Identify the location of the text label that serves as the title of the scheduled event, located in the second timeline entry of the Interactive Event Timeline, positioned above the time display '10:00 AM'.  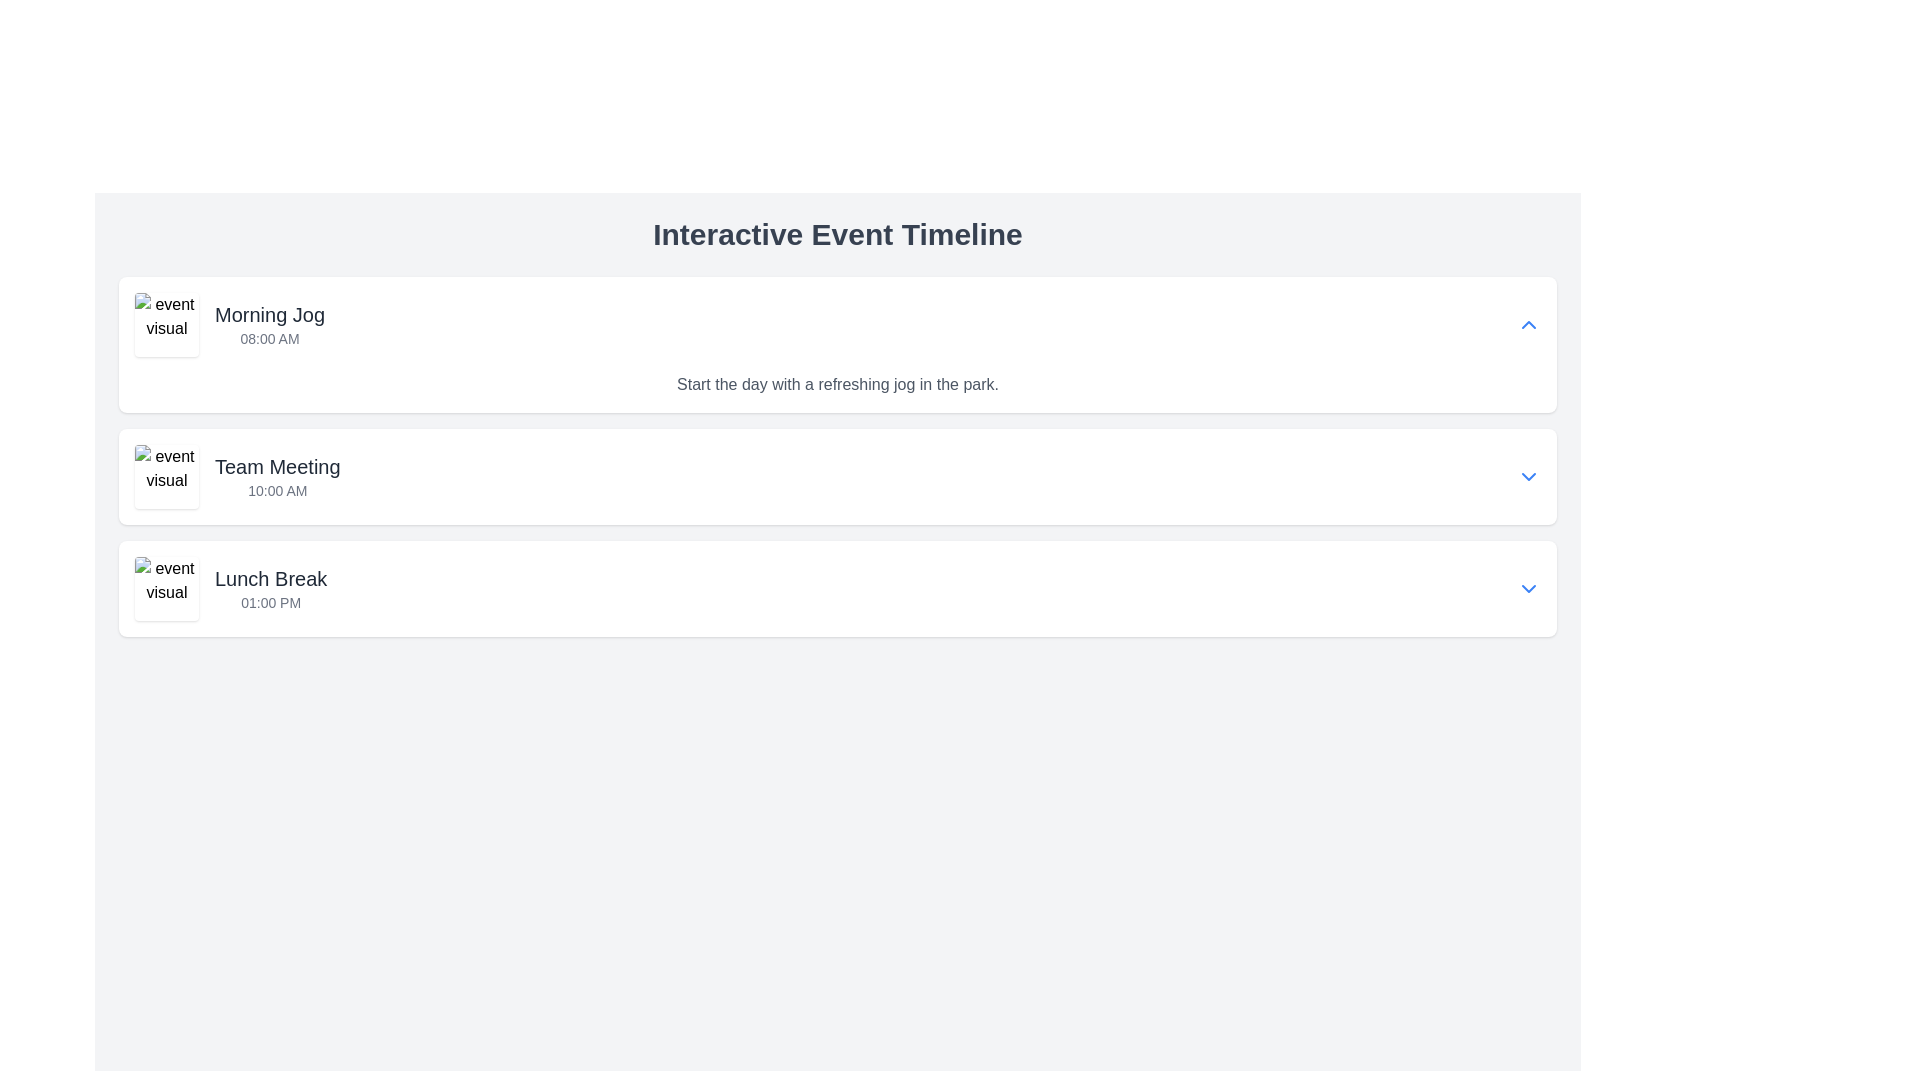
(276, 466).